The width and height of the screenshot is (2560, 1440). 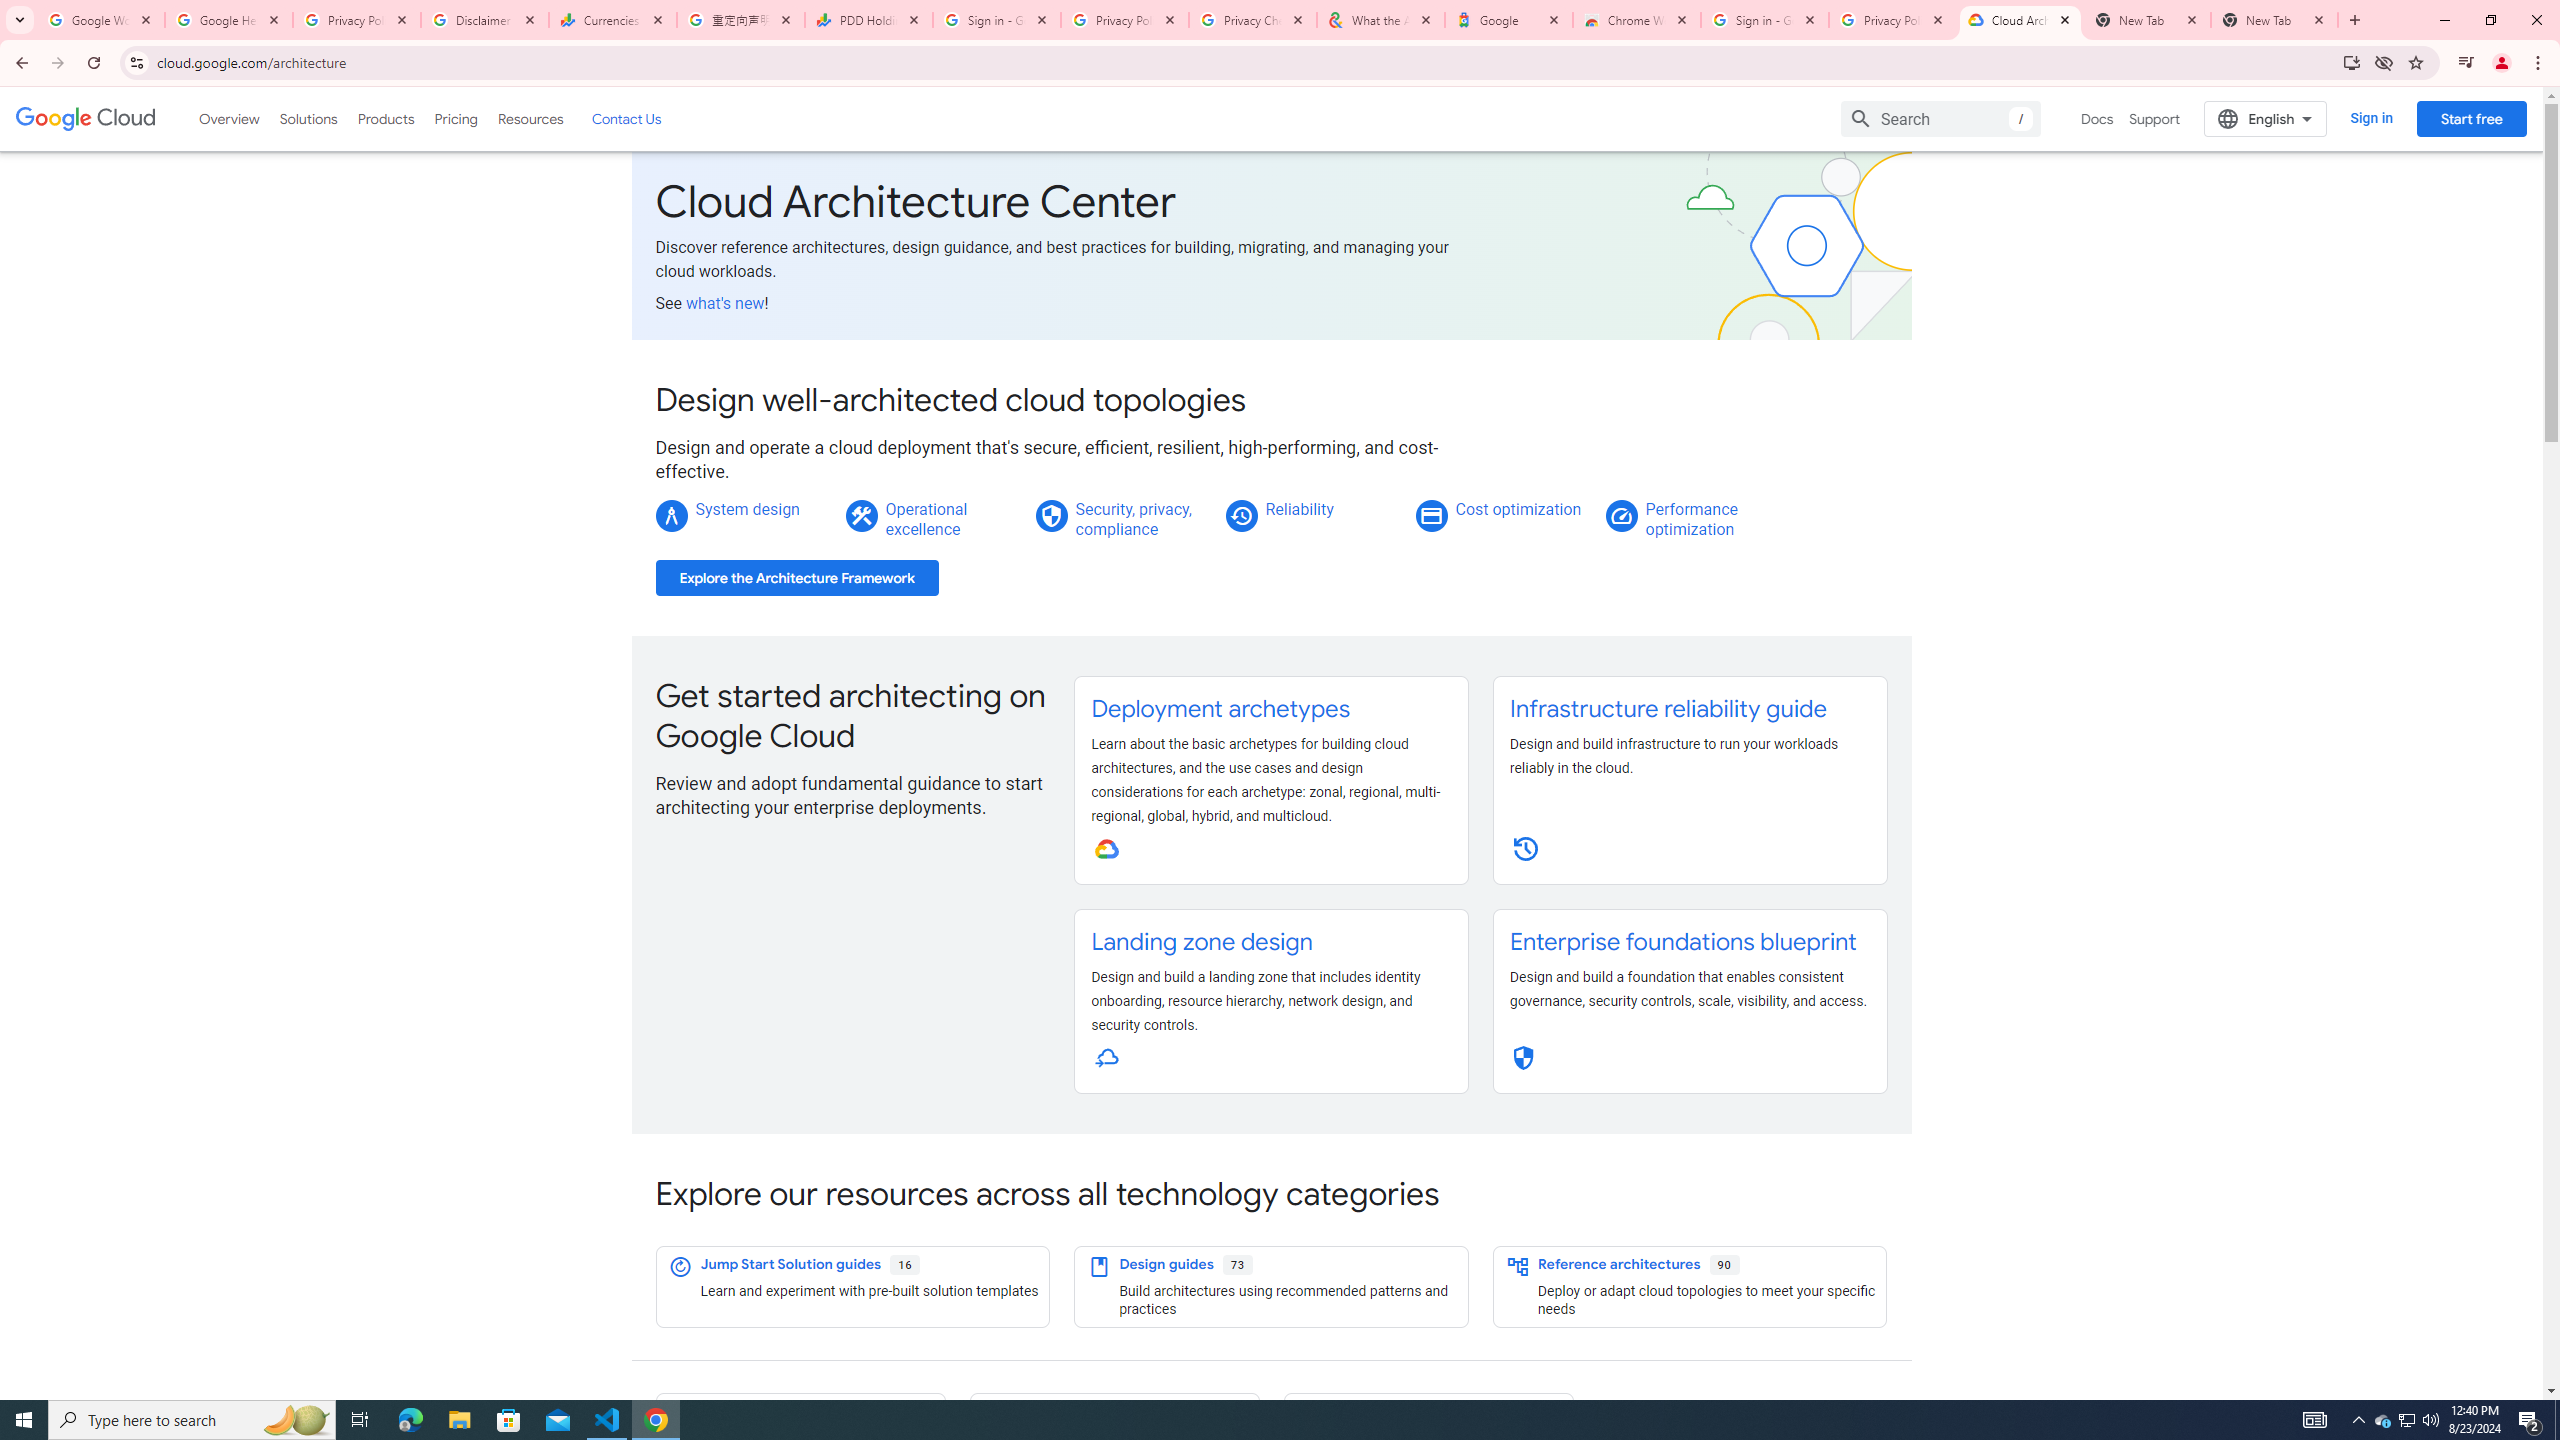 What do you see at coordinates (2265, 118) in the screenshot?
I see `'English'` at bounding box center [2265, 118].